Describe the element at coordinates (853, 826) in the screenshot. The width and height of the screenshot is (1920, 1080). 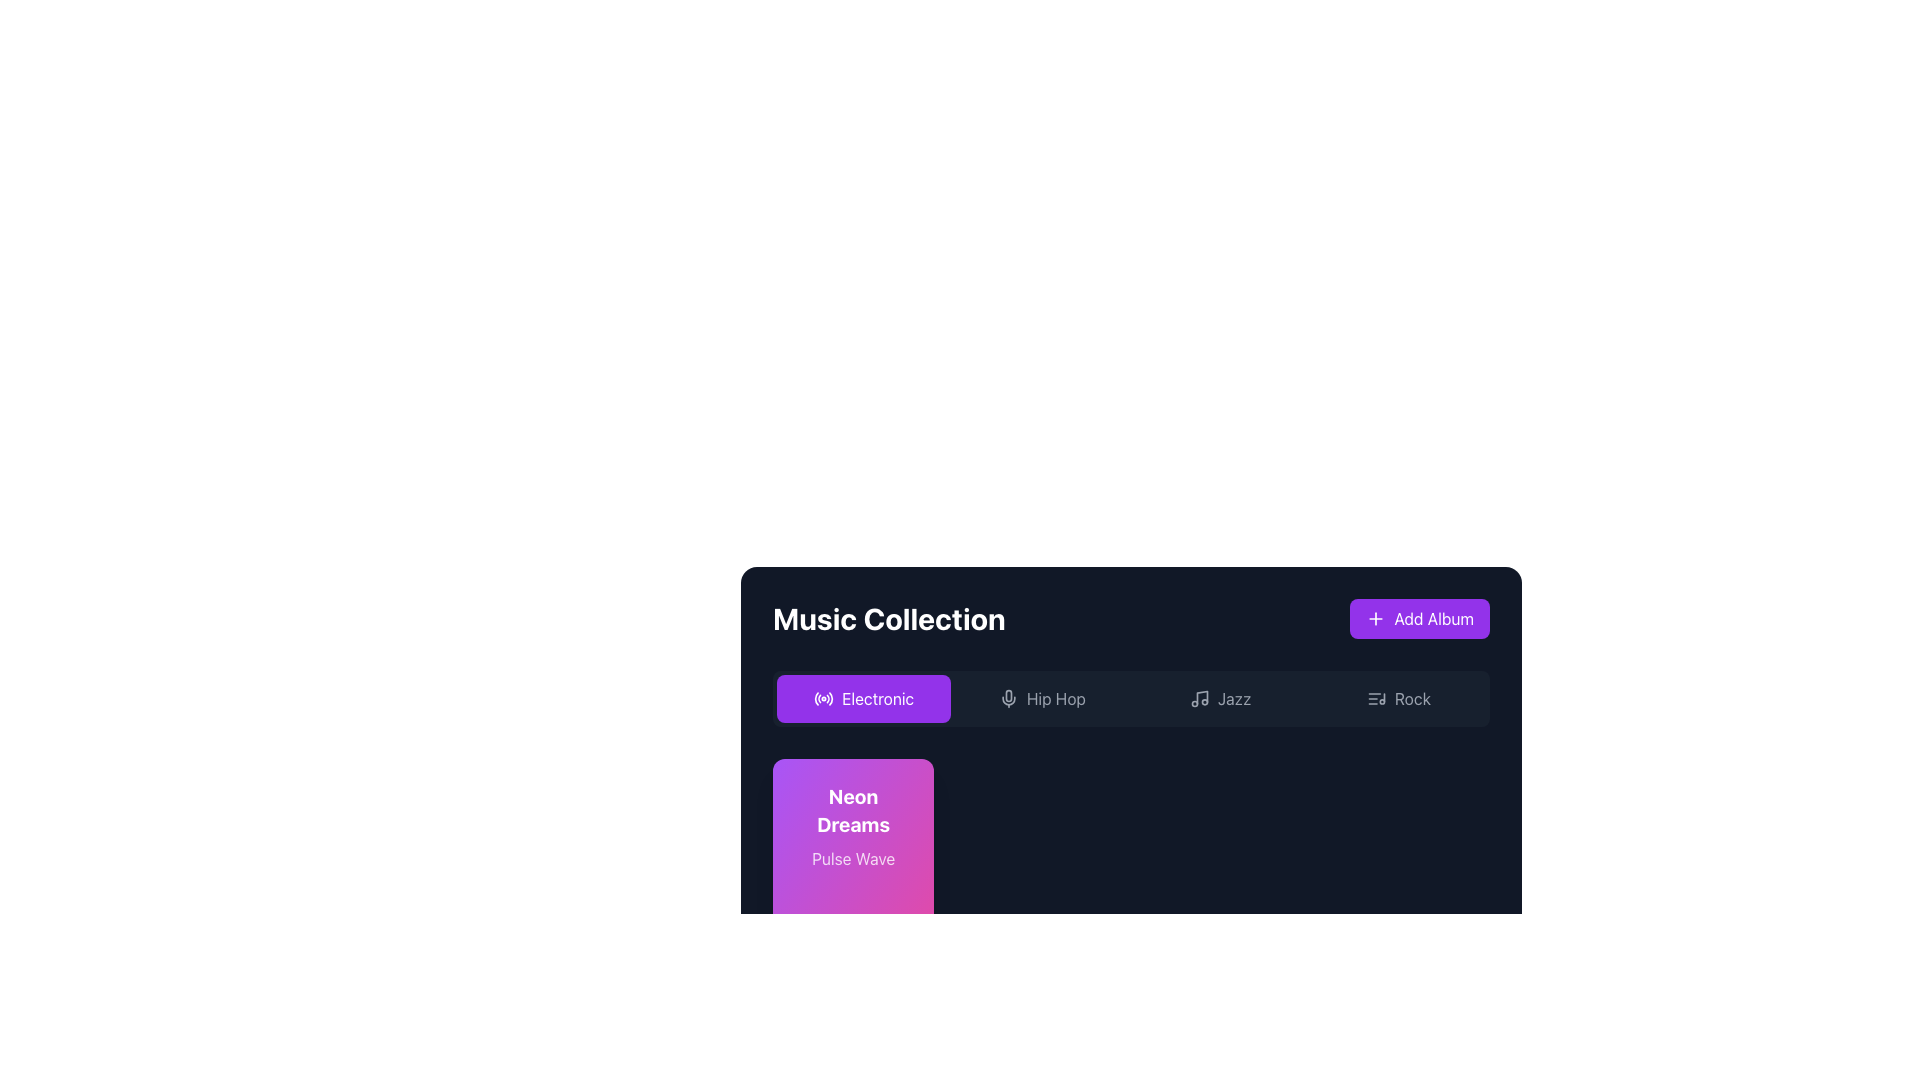
I see `the Text Display element that shows 'Neon Dreams' and 'Pulse Wave' with a vibrant pink-to-purple gradient background, located in the 'Music Collection' section` at that location.